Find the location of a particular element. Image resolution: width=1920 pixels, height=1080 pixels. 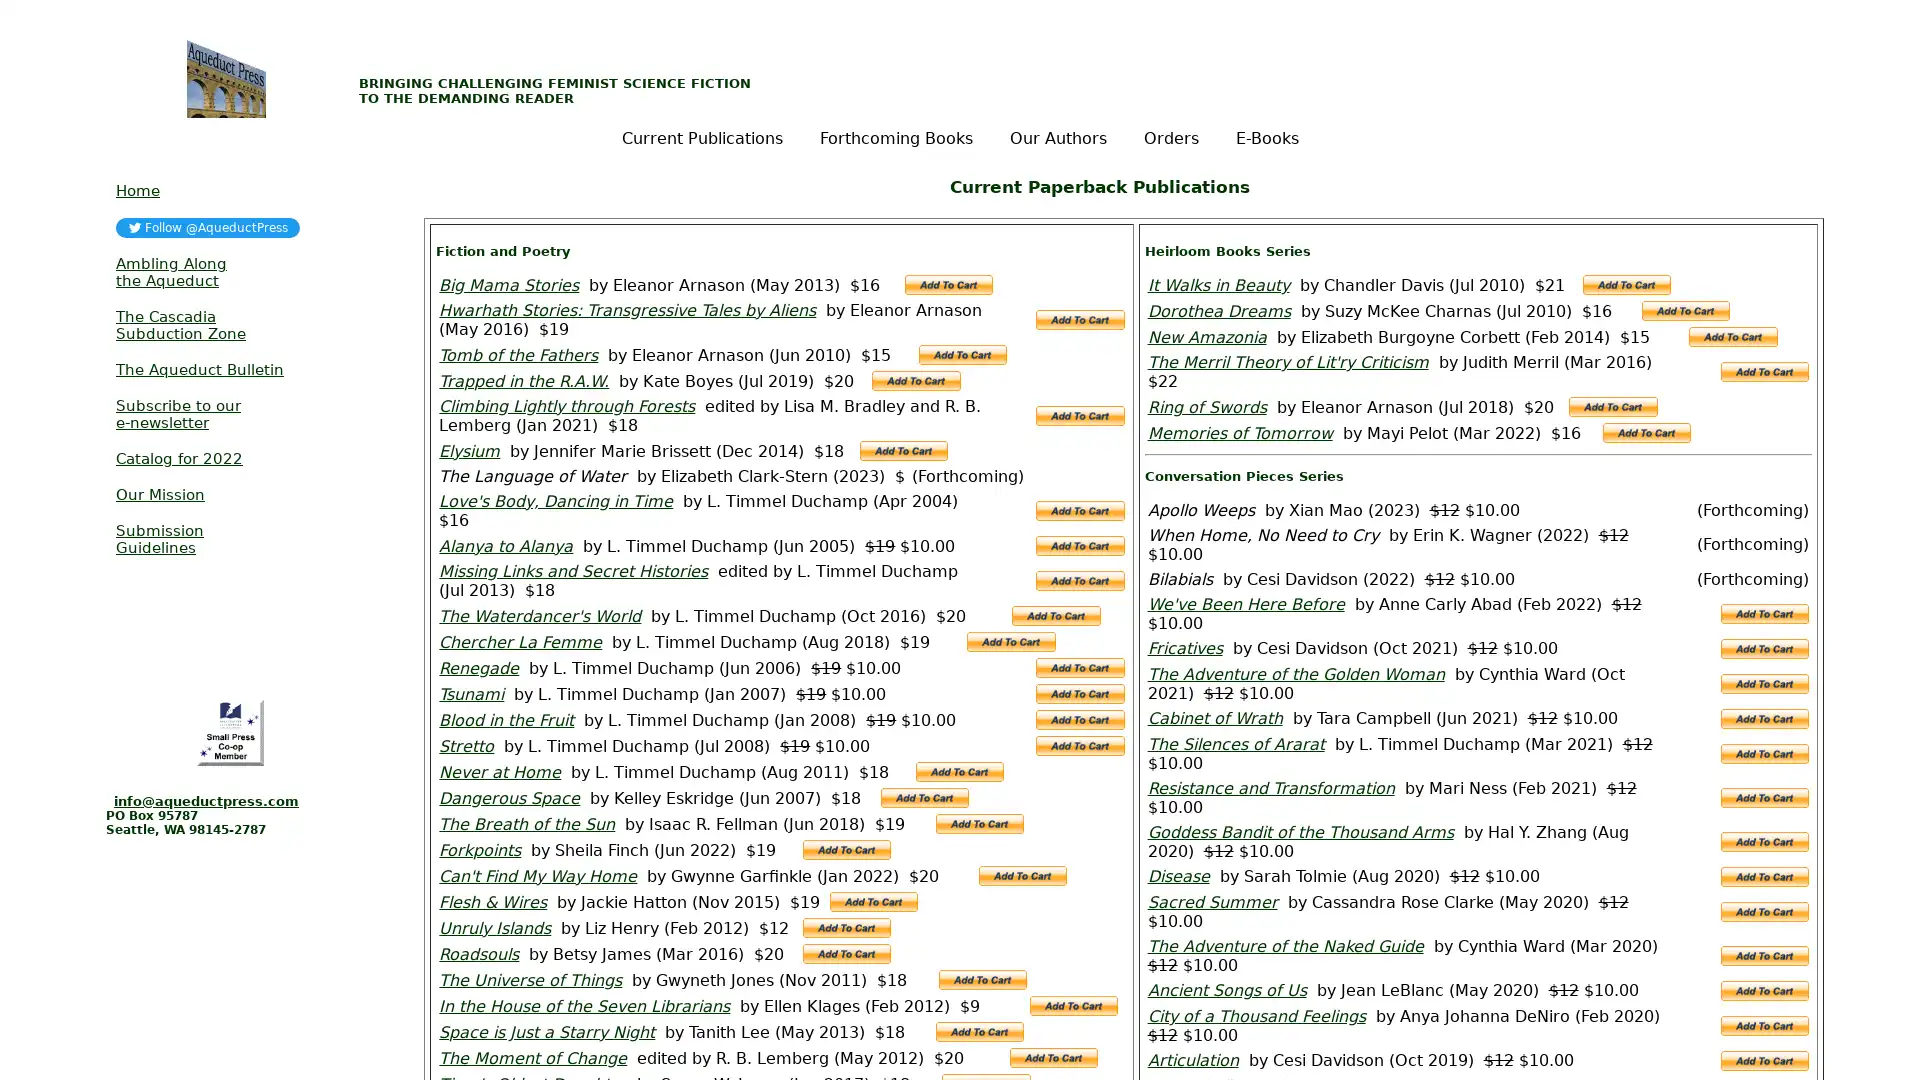

Make payments with PayPal - it\'s fast, free and secure! is located at coordinates (1764, 954).